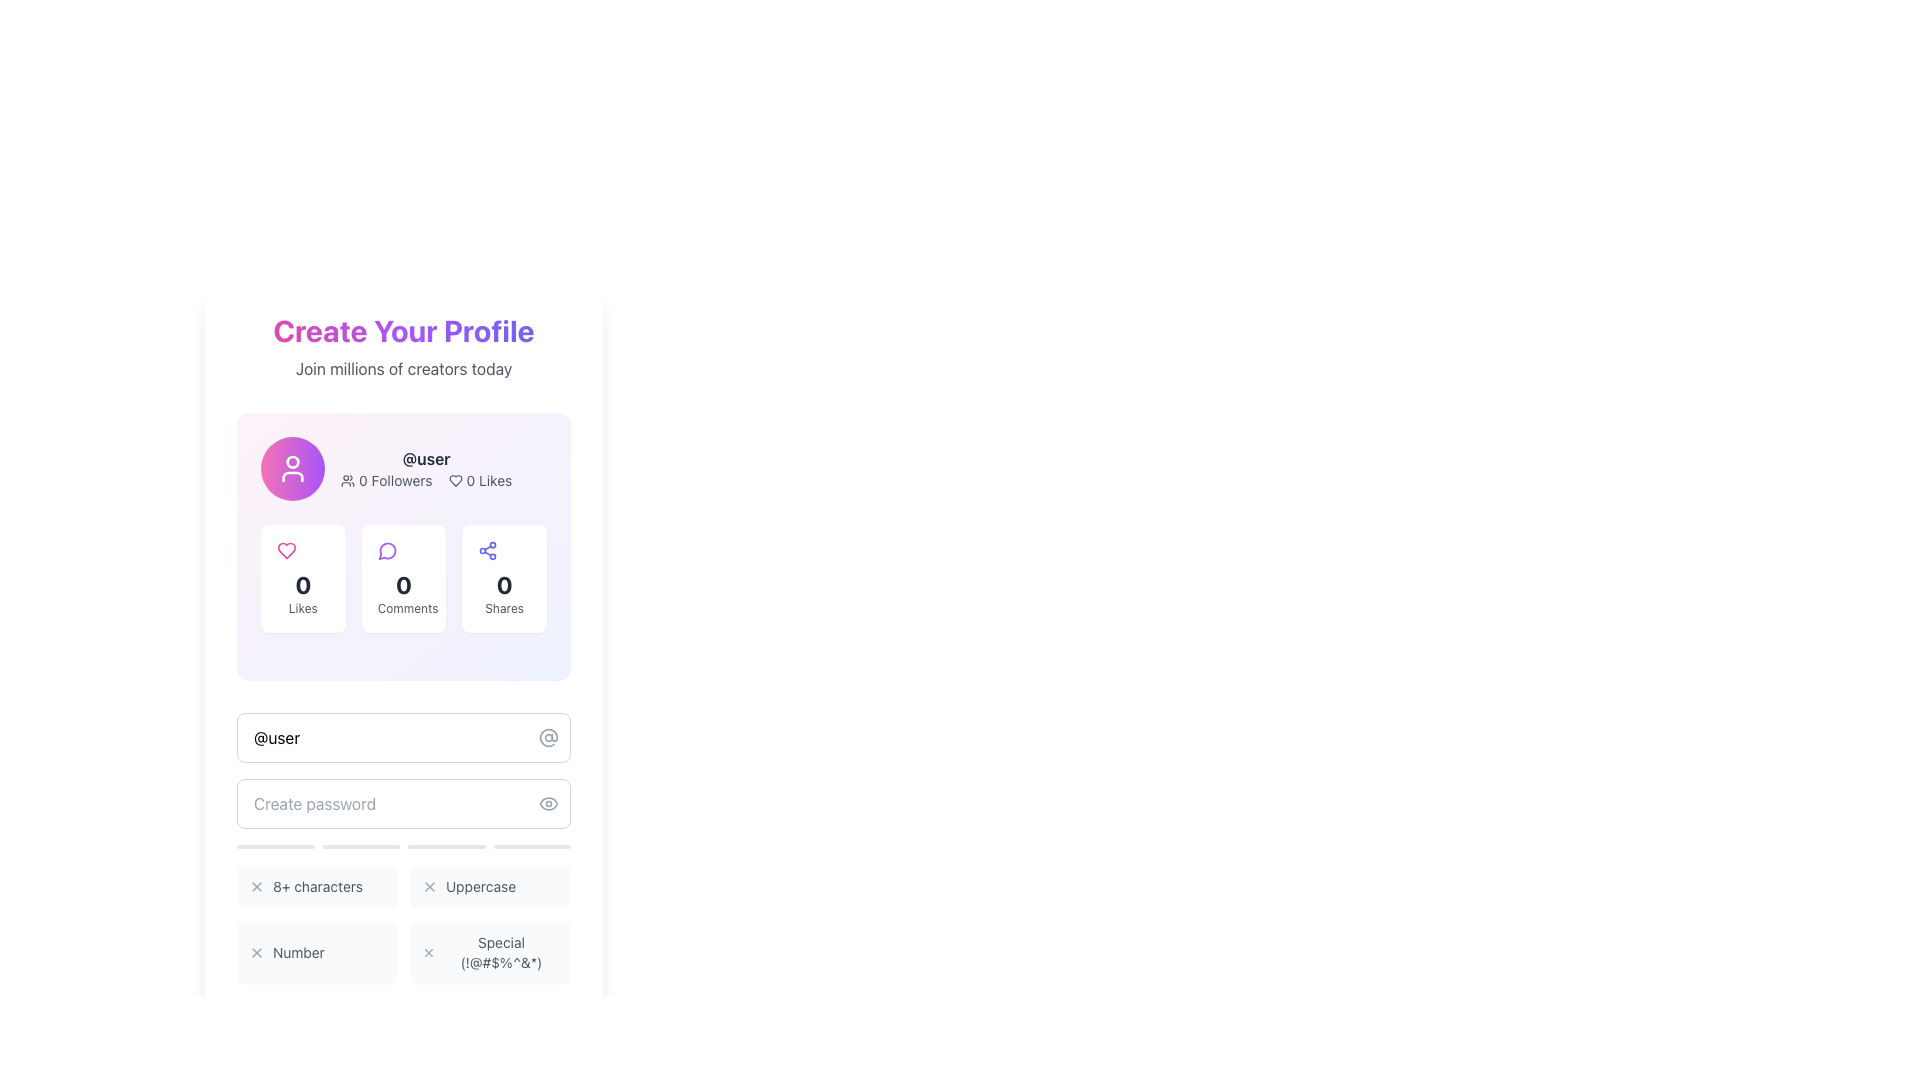 The width and height of the screenshot is (1920, 1080). What do you see at coordinates (504, 585) in the screenshot?
I see `the bold numeral '0' displayed in dark gray above the 'Shares' label in the Shares widget on the profile creation page` at bounding box center [504, 585].